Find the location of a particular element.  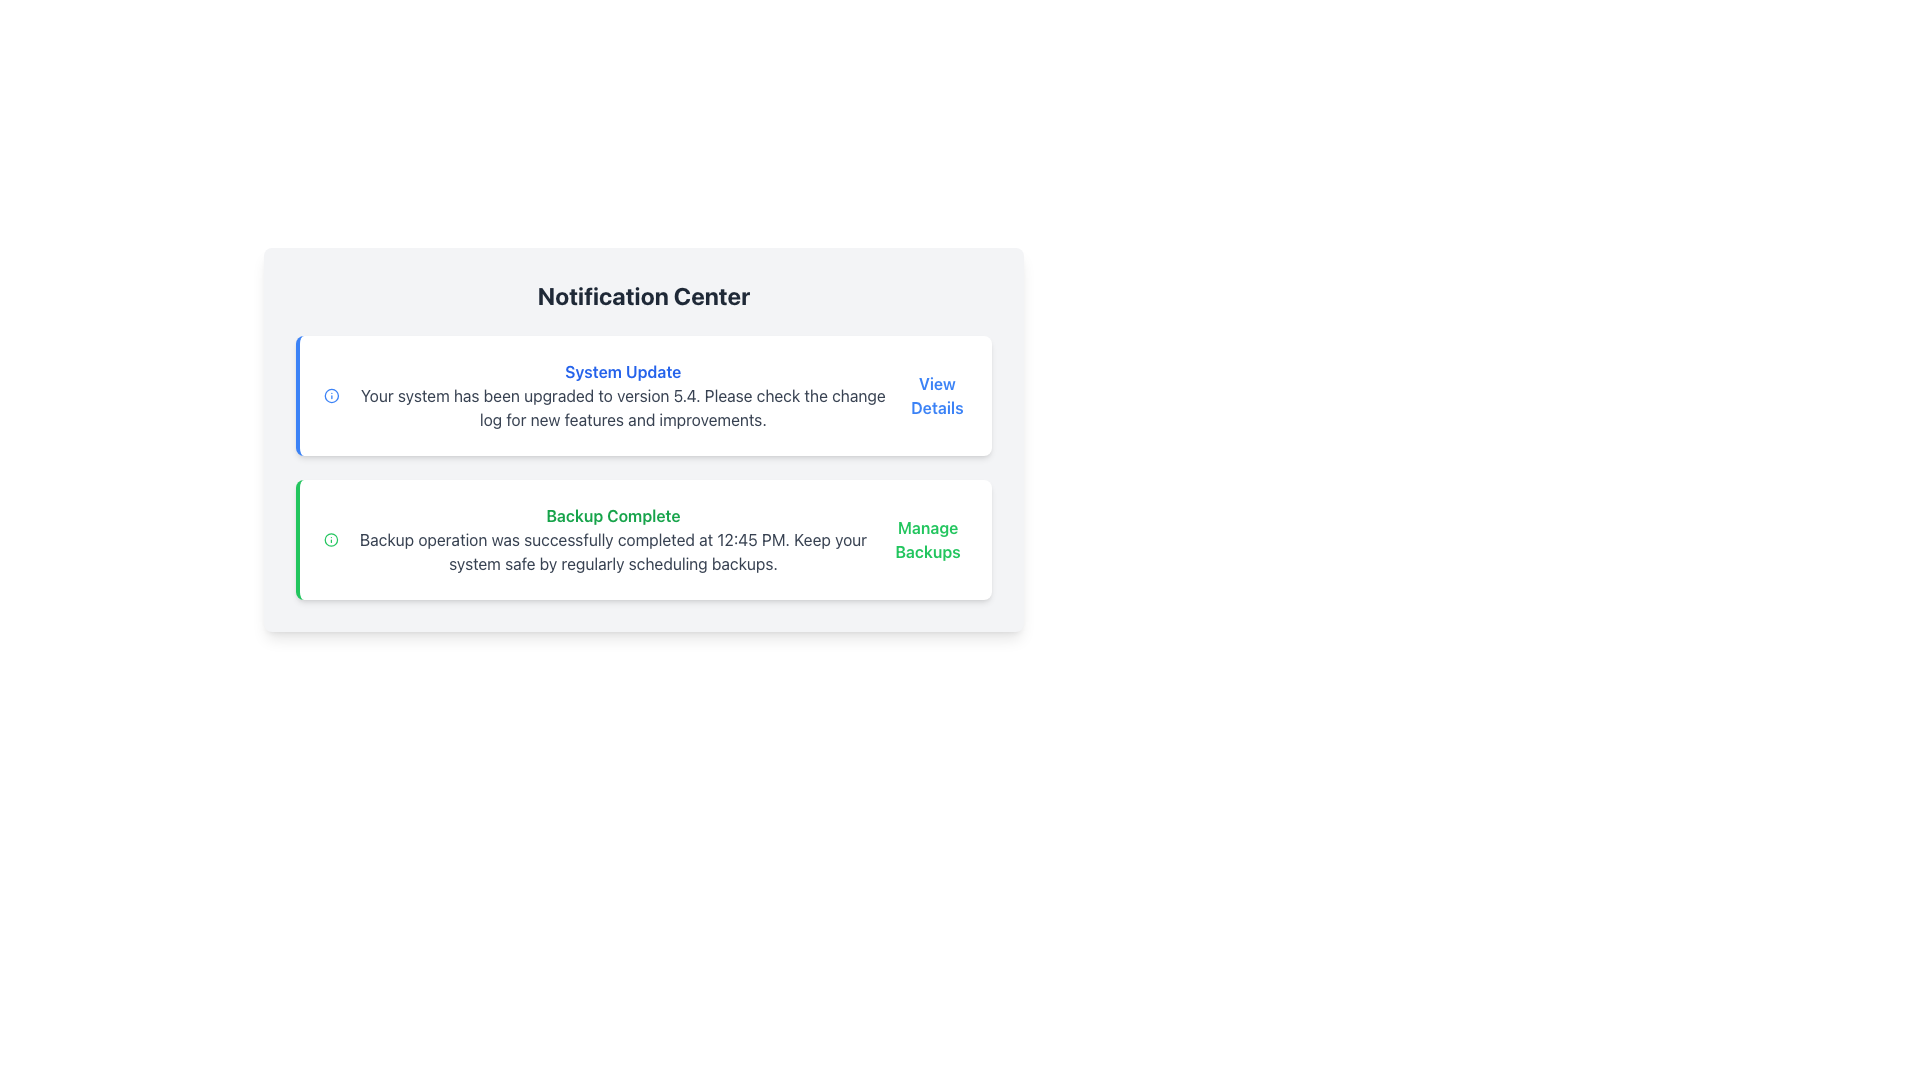

the text label displaying 'System Update' is located at coordinates (622, 371).